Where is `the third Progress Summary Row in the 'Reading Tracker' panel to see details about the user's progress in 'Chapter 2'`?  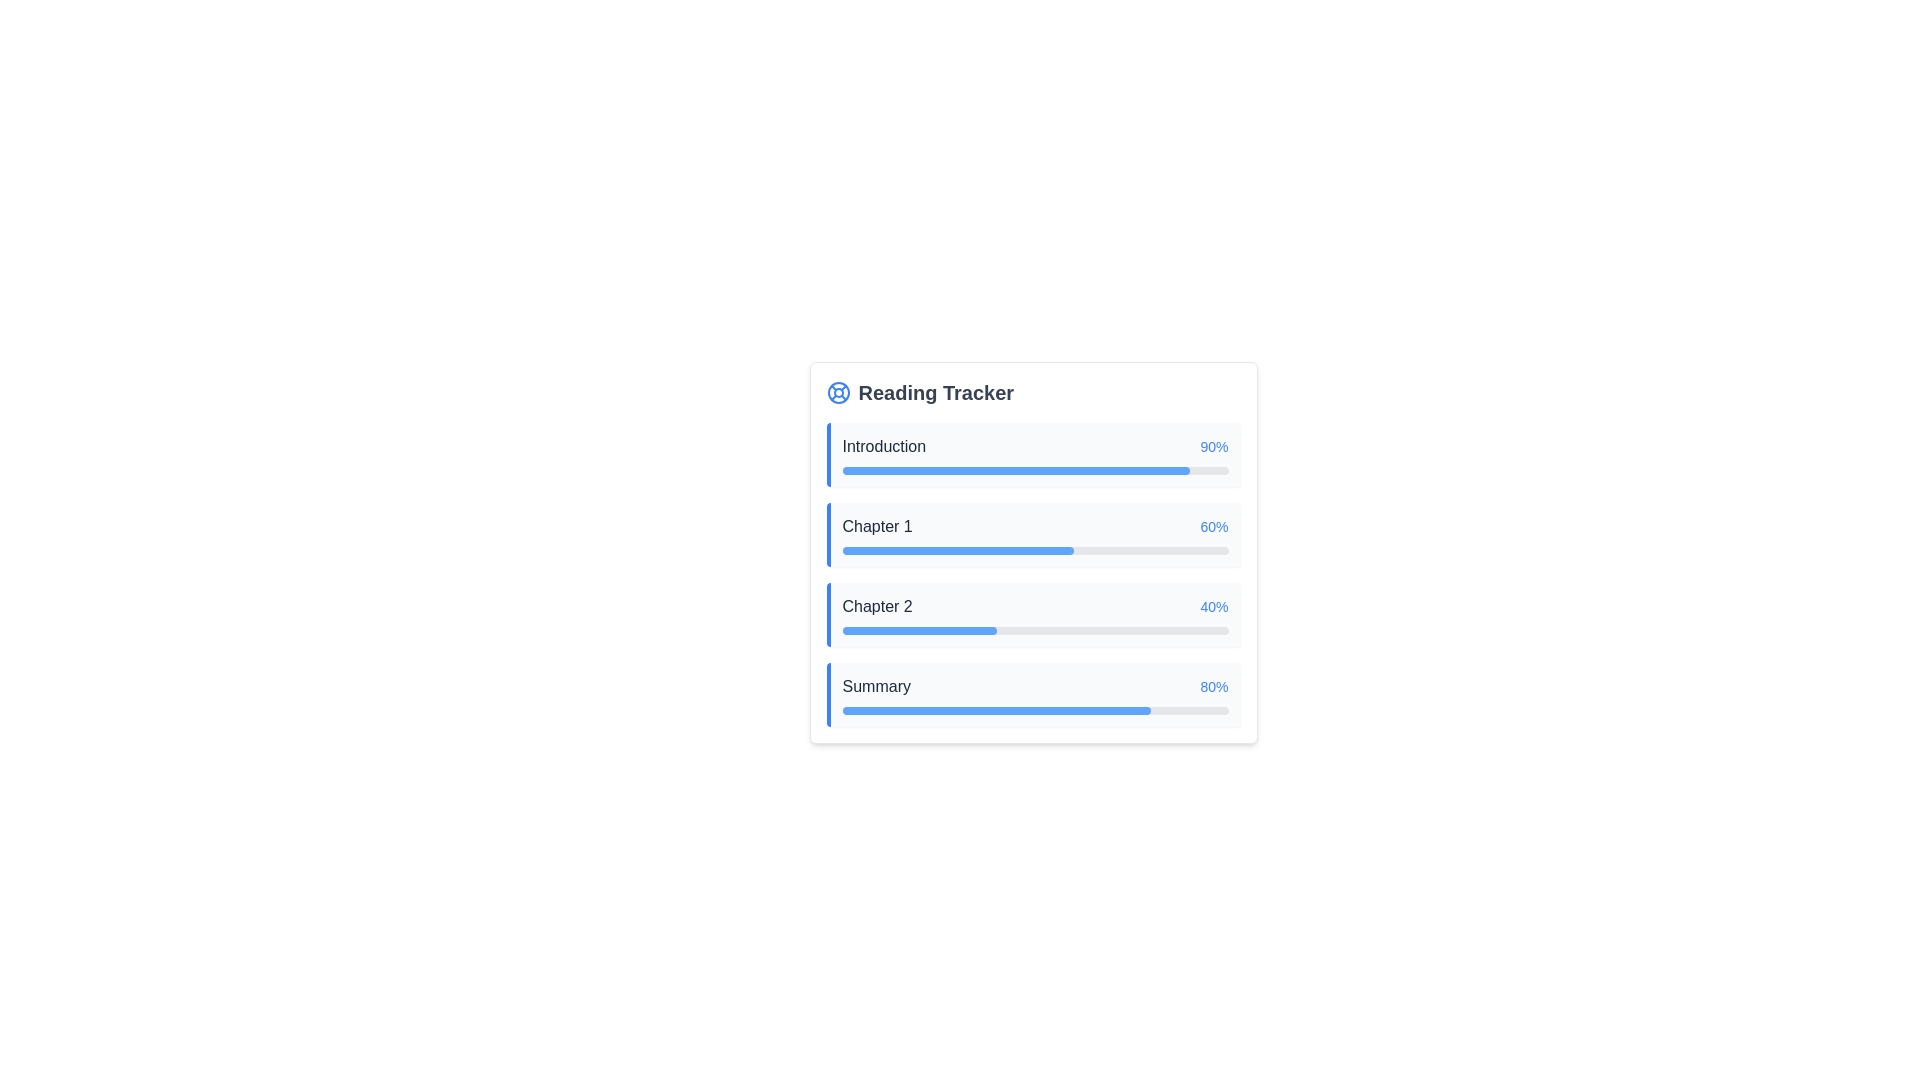
the third Progress Summary Row in the 'Reading Tracker' panel to see details about the user's progress in 'Chapter 2' is located at coordinates (1035, 605).